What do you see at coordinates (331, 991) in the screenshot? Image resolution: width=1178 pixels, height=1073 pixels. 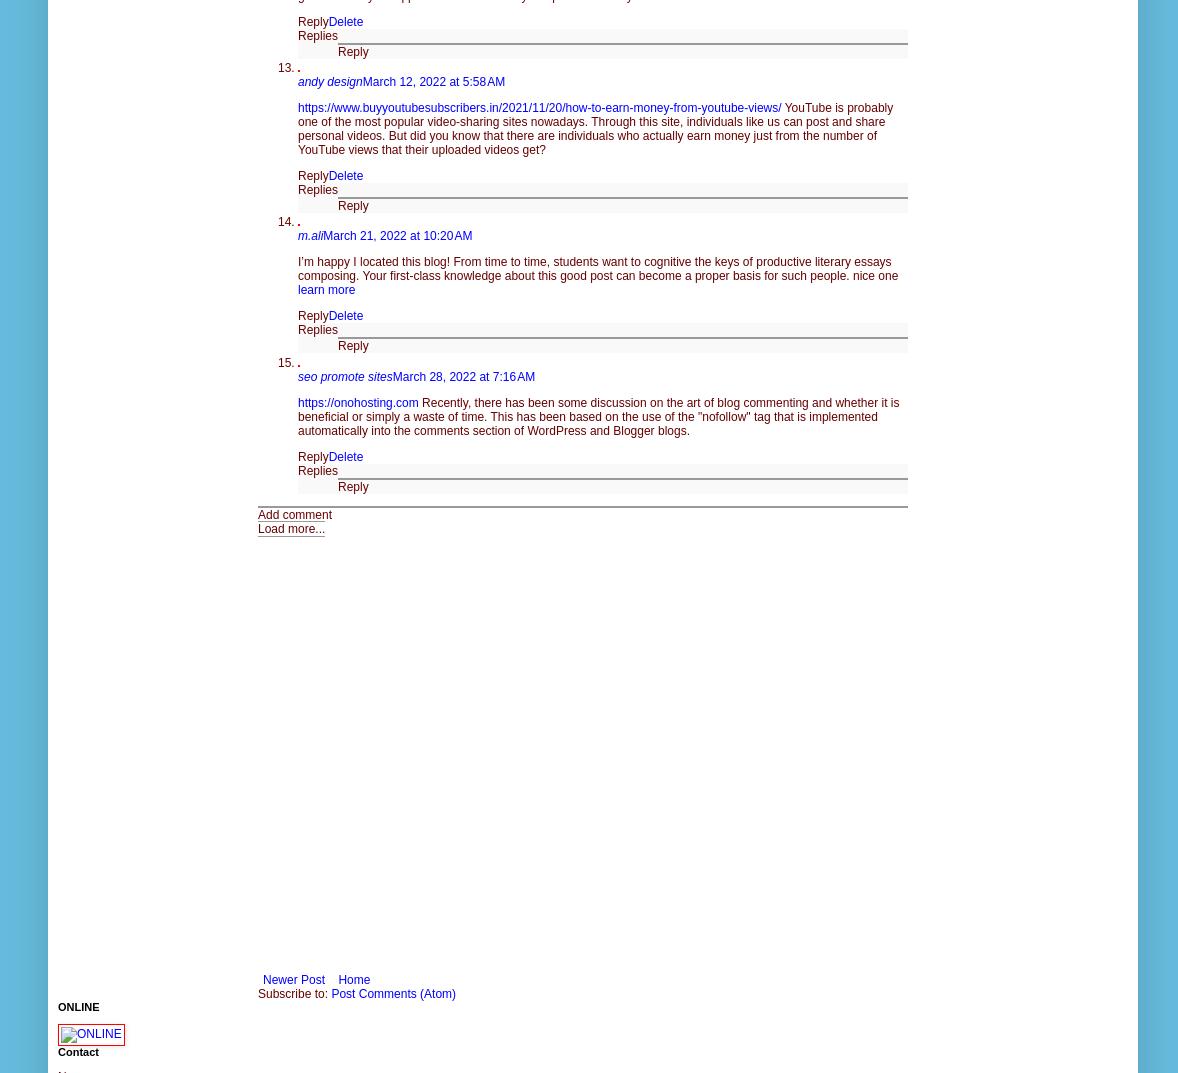 I see `'Post Comments (Atom)'` at bounding box center [331, 991].